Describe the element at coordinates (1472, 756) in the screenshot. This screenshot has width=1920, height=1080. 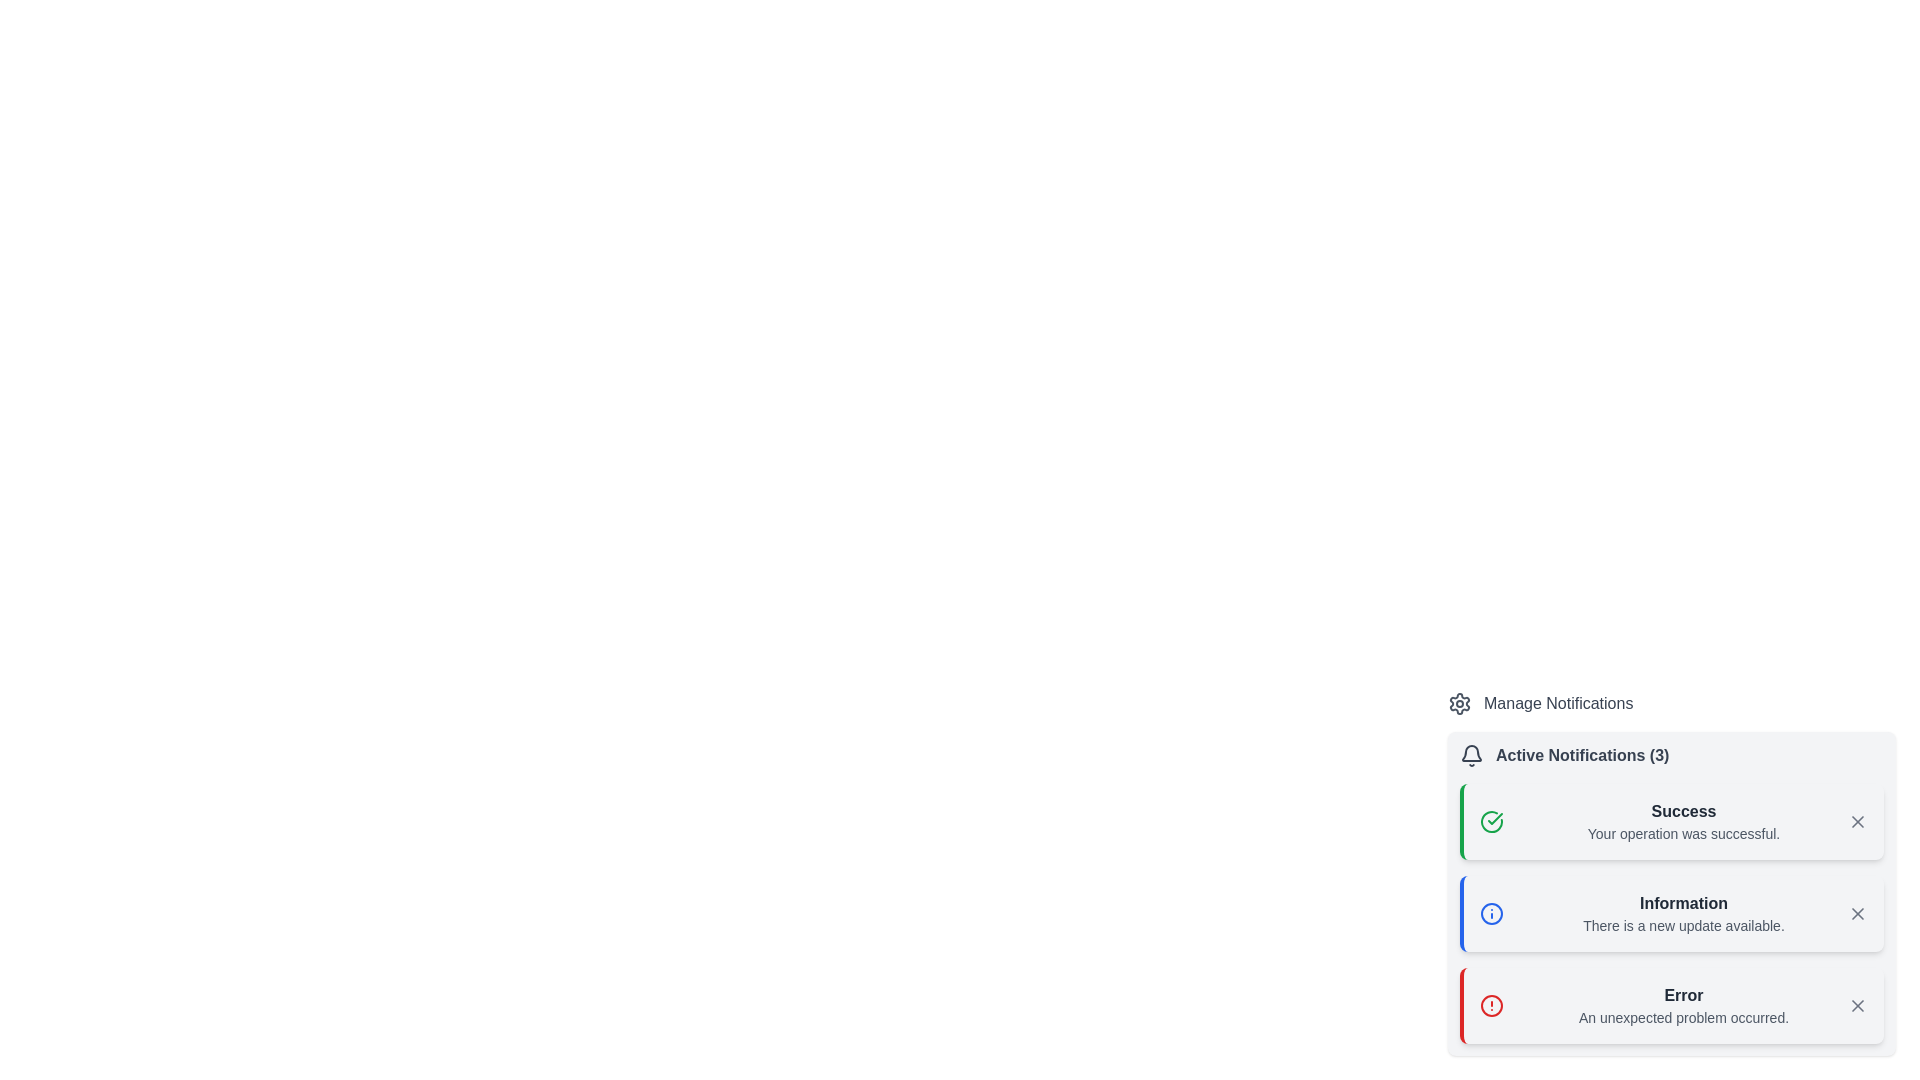
I see `the leftmost notification icon that indicates the activity or status of notifications in the interface` at that location.